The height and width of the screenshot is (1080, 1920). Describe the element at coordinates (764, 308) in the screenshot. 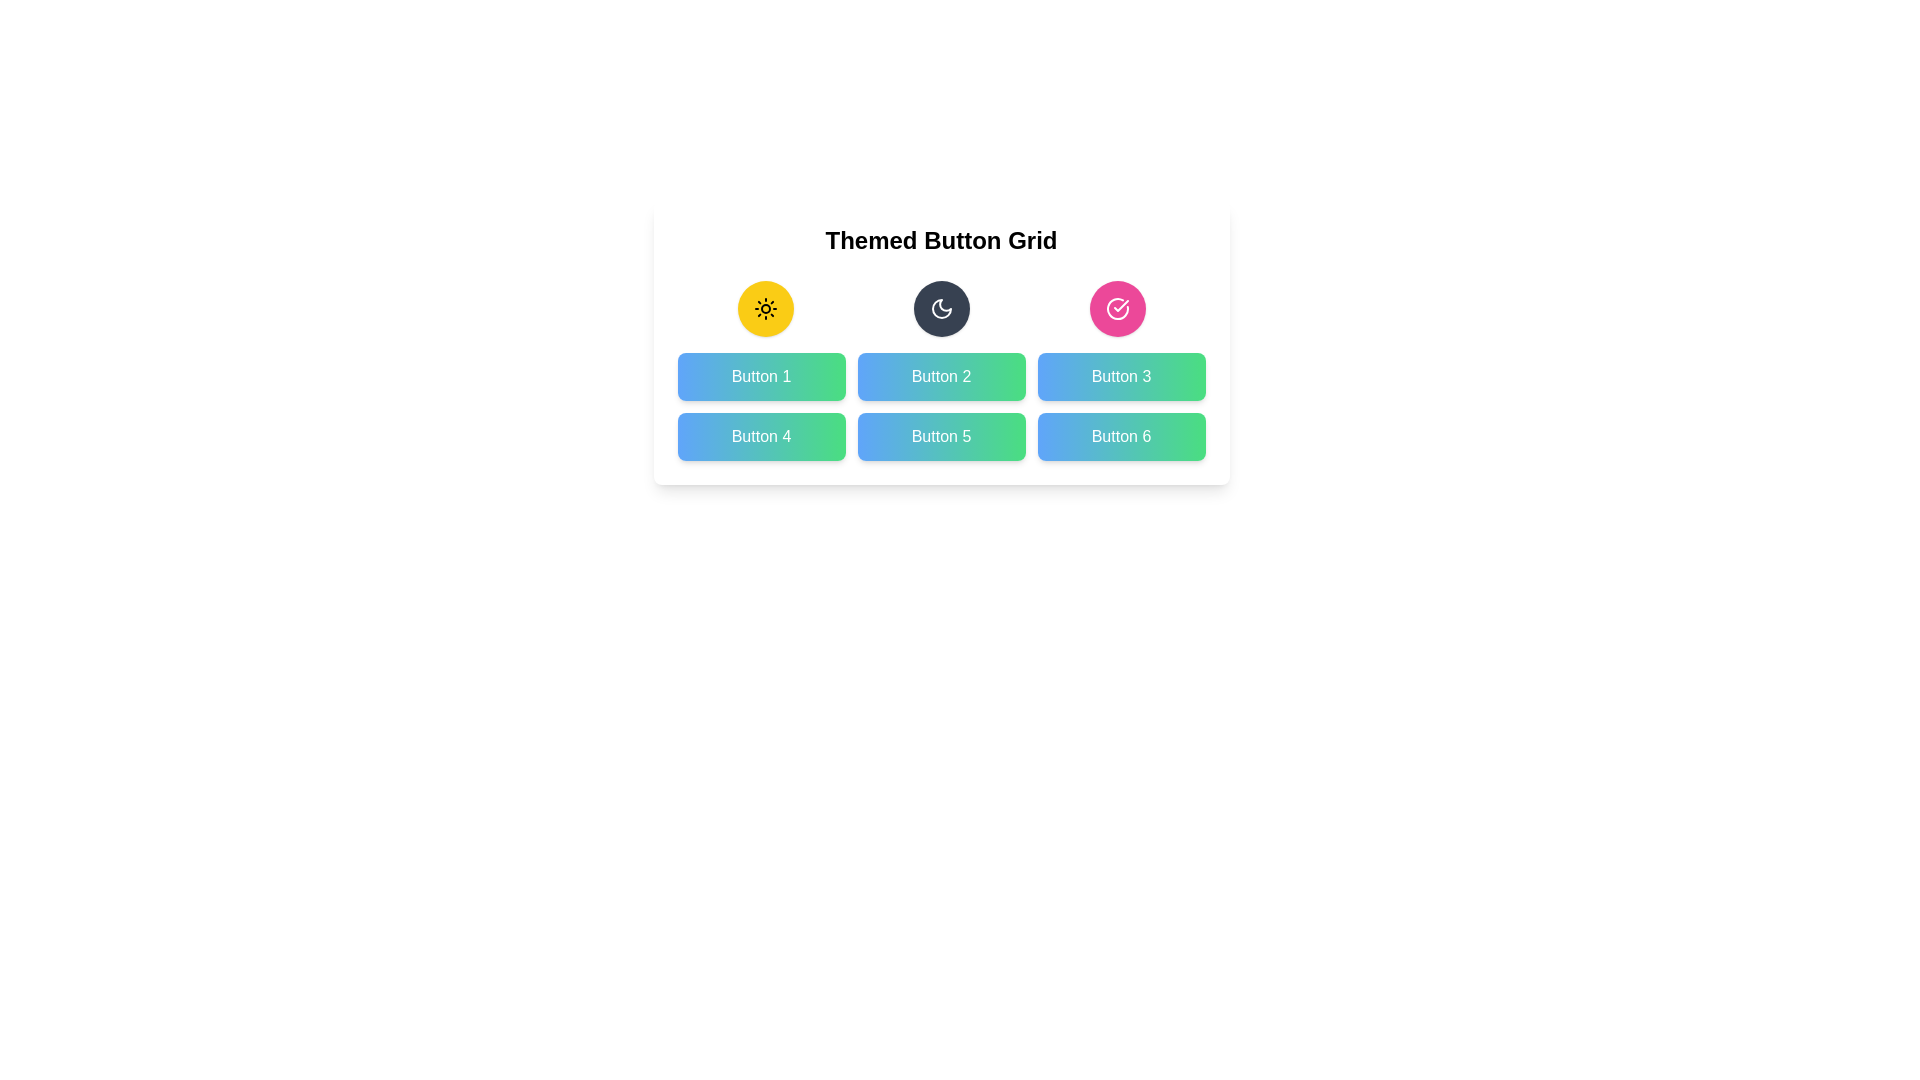

I see `the sun icon button located at the top left of the layout` at that location.